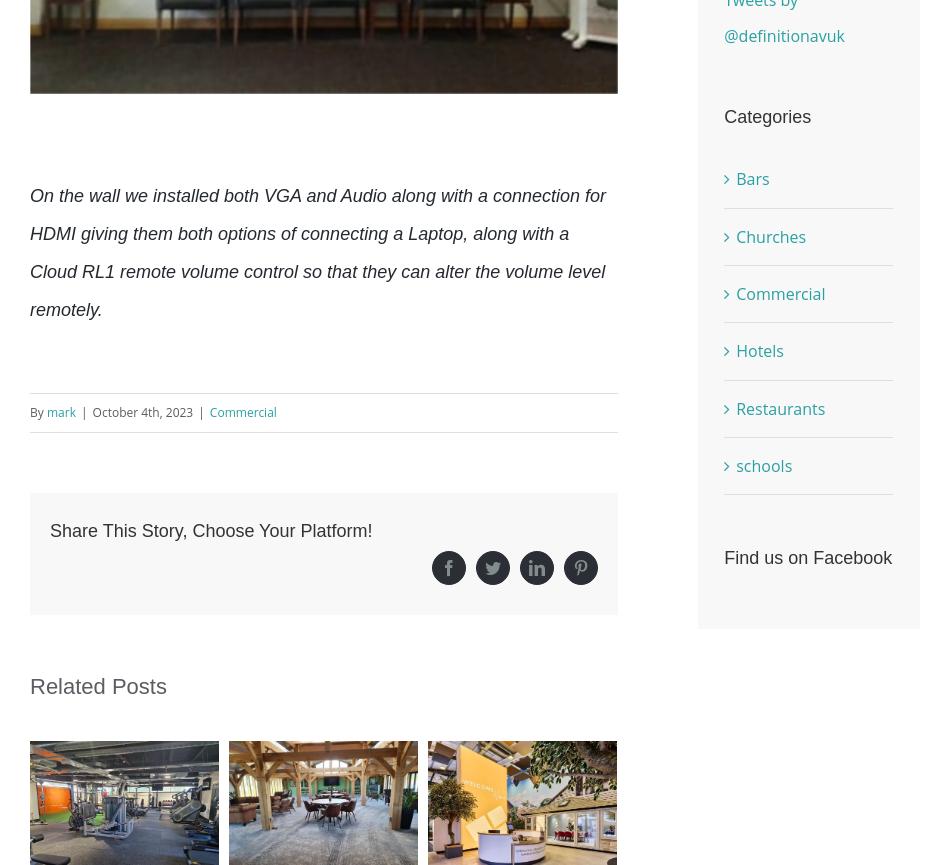 The height and width of the screenshot is (865, 950). Describe the element at coordinates (806, 557) in the screenshot. I see `'Find us on Facebook'` at that location.